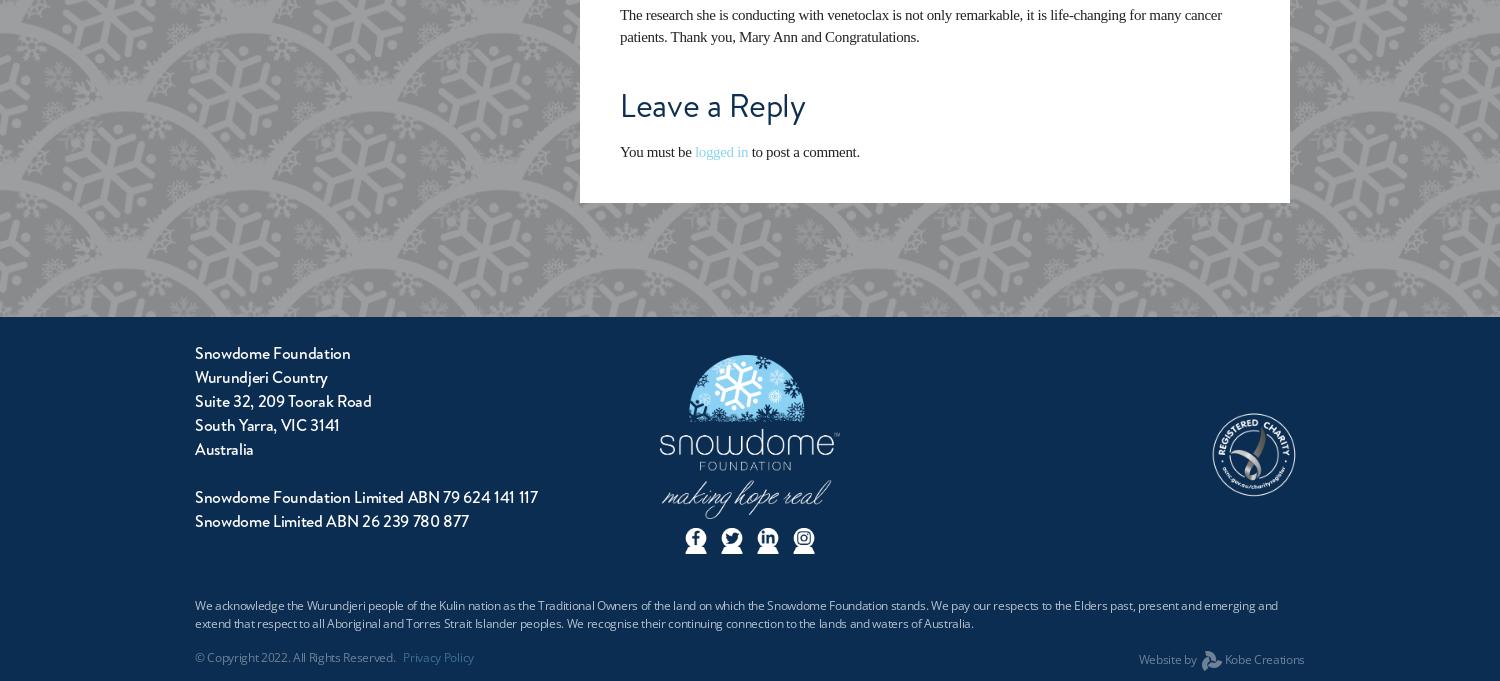 This screenshot has height=681, width=1500. Describe the element at coordinates (272, 353) in the screenshot. I see `'Snowdome Foundation'` at that location.